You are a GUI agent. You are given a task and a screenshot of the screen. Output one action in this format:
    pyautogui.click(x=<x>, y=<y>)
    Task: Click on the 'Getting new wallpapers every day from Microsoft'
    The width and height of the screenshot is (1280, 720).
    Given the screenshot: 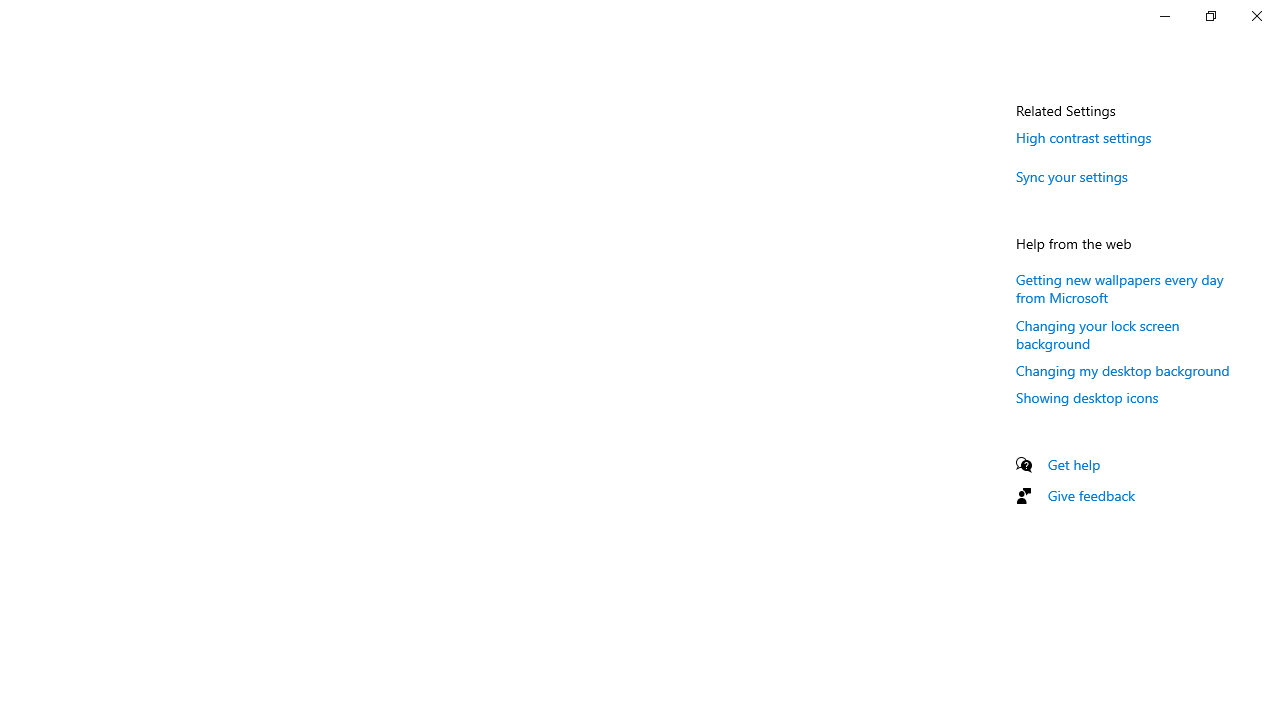 What is the action you would take?
    pyautogui.click(x=1120, y=288)
    